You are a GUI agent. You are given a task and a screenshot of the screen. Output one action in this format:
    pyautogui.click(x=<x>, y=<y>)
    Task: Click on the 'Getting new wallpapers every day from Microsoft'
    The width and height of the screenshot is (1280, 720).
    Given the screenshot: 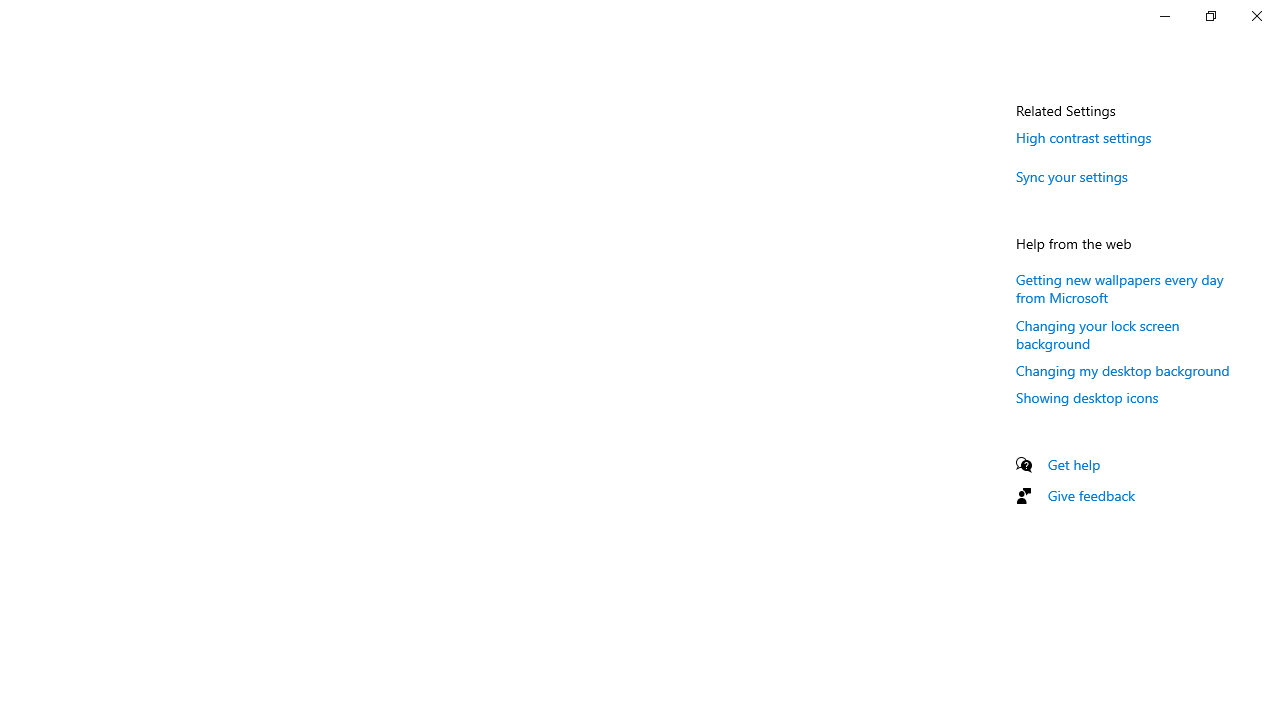 What is the action you would take?
    pyautogui.click(x=1120, y=288)
    